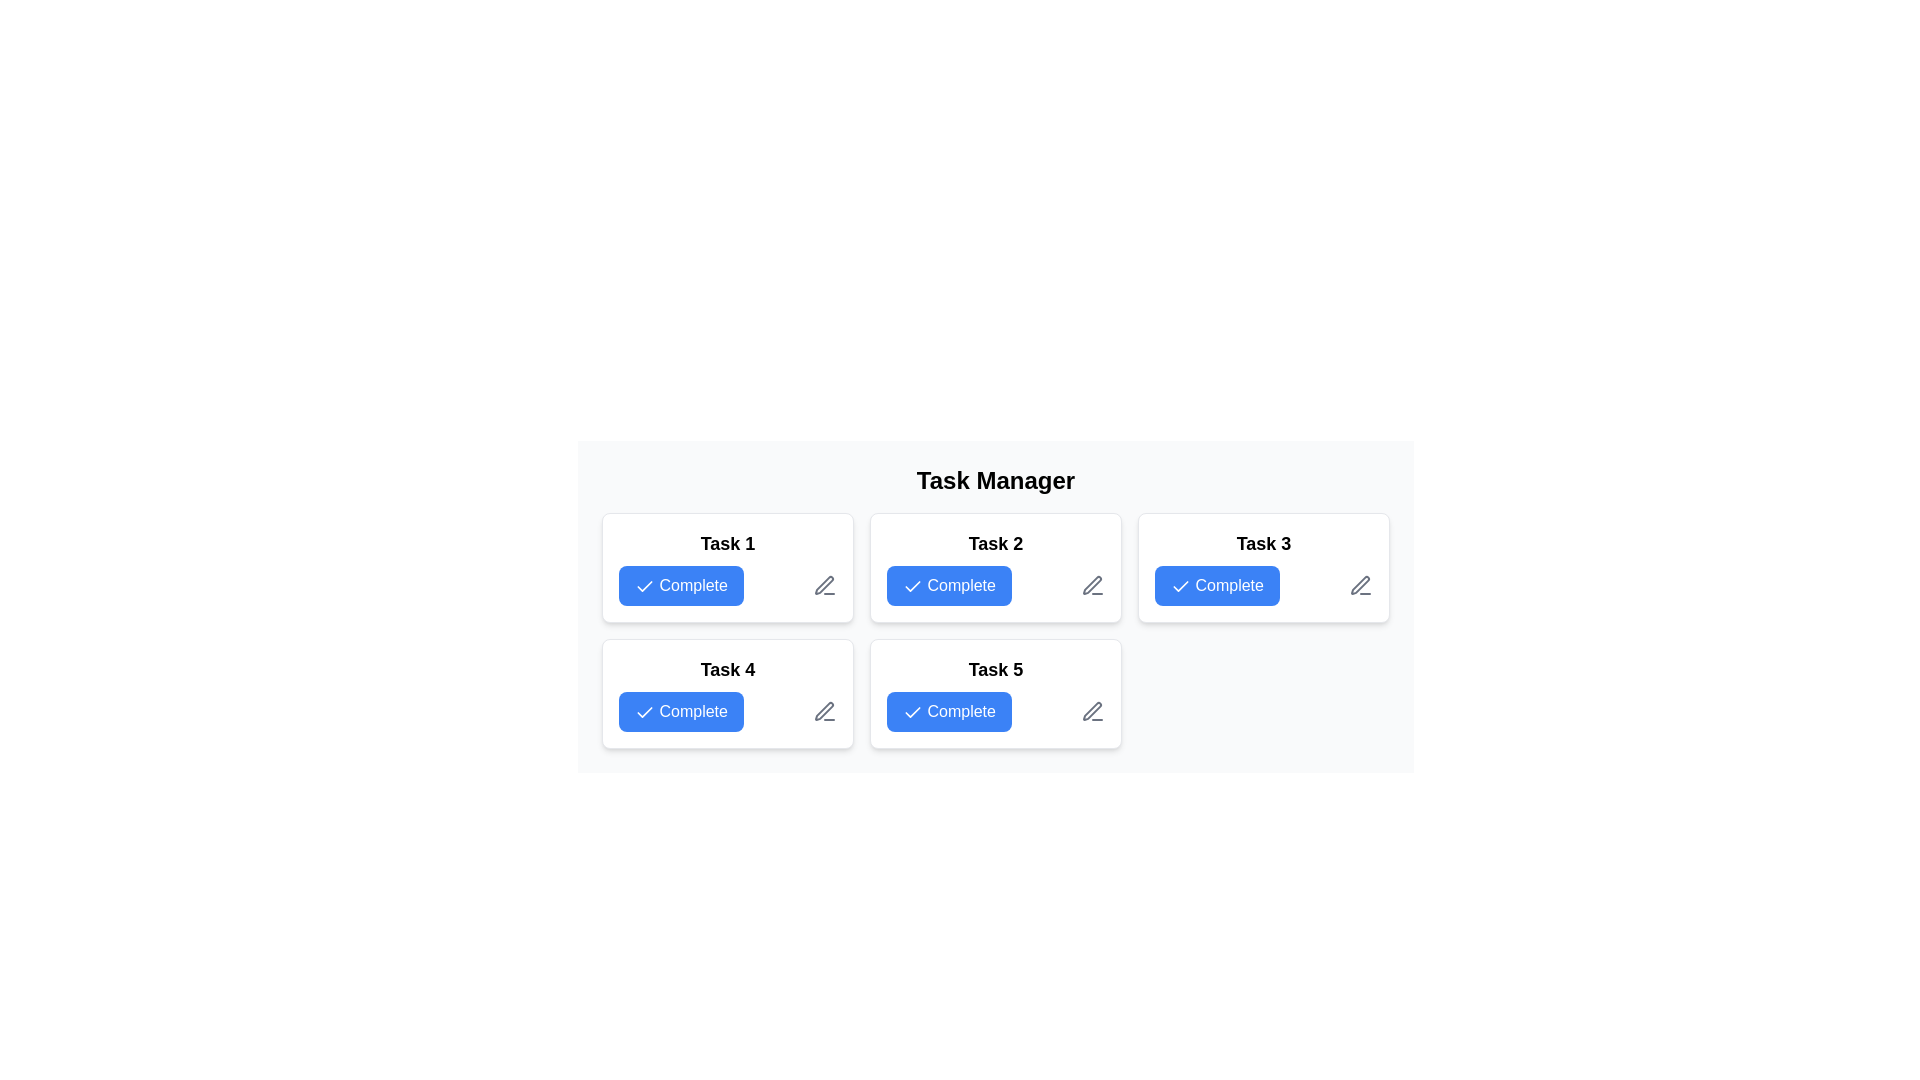  Describe the element at coordinates (1216, 585) in the screenshot. I see `the button in the top-right of the 'Task 3' card to mark the corresponding task as complete` at that location.